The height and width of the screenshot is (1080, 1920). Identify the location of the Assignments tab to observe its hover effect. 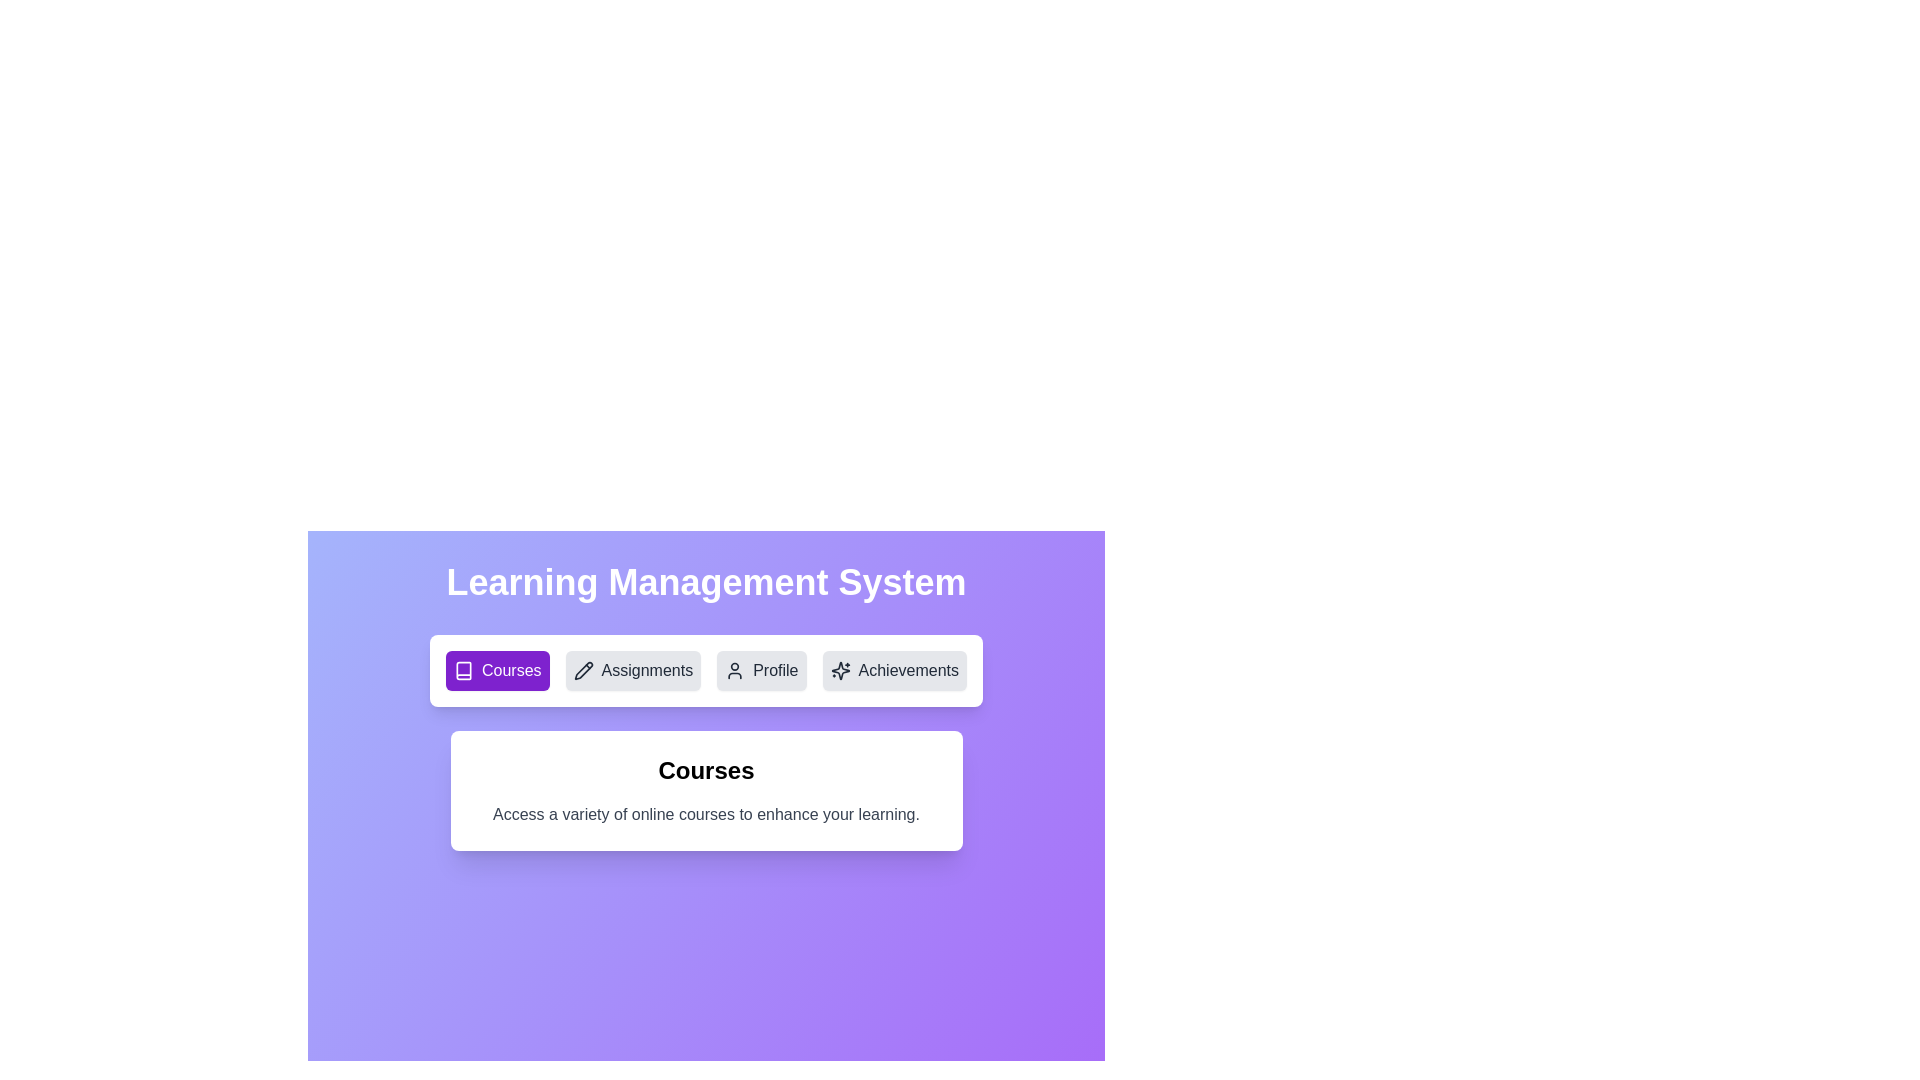
(632, 671).